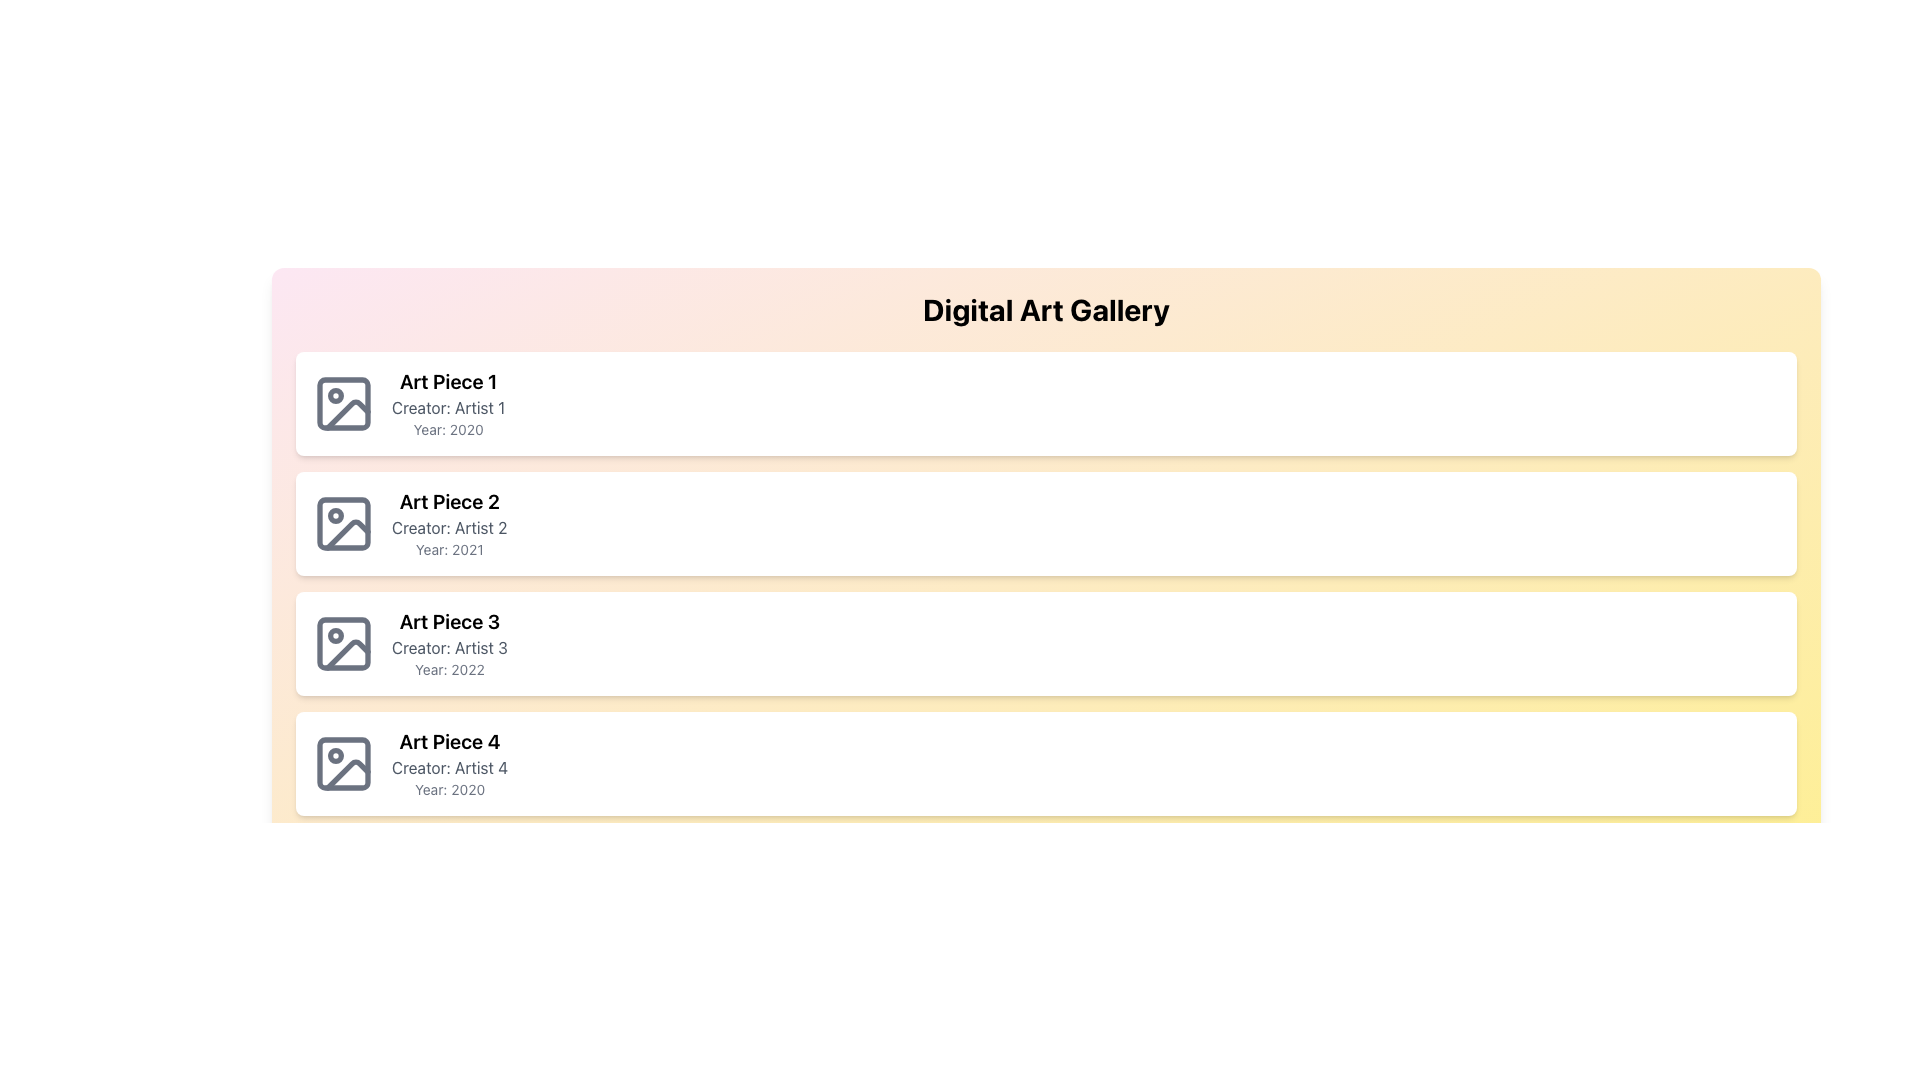 The height and width of the screenshot is (1080, 1920). Describe the element at coordinates (448, 670) in the screenshot. I see `the Text Display that conveys the year '2022' associated with the art piece in the third card labeled 'Art Piece 3'` at that location.